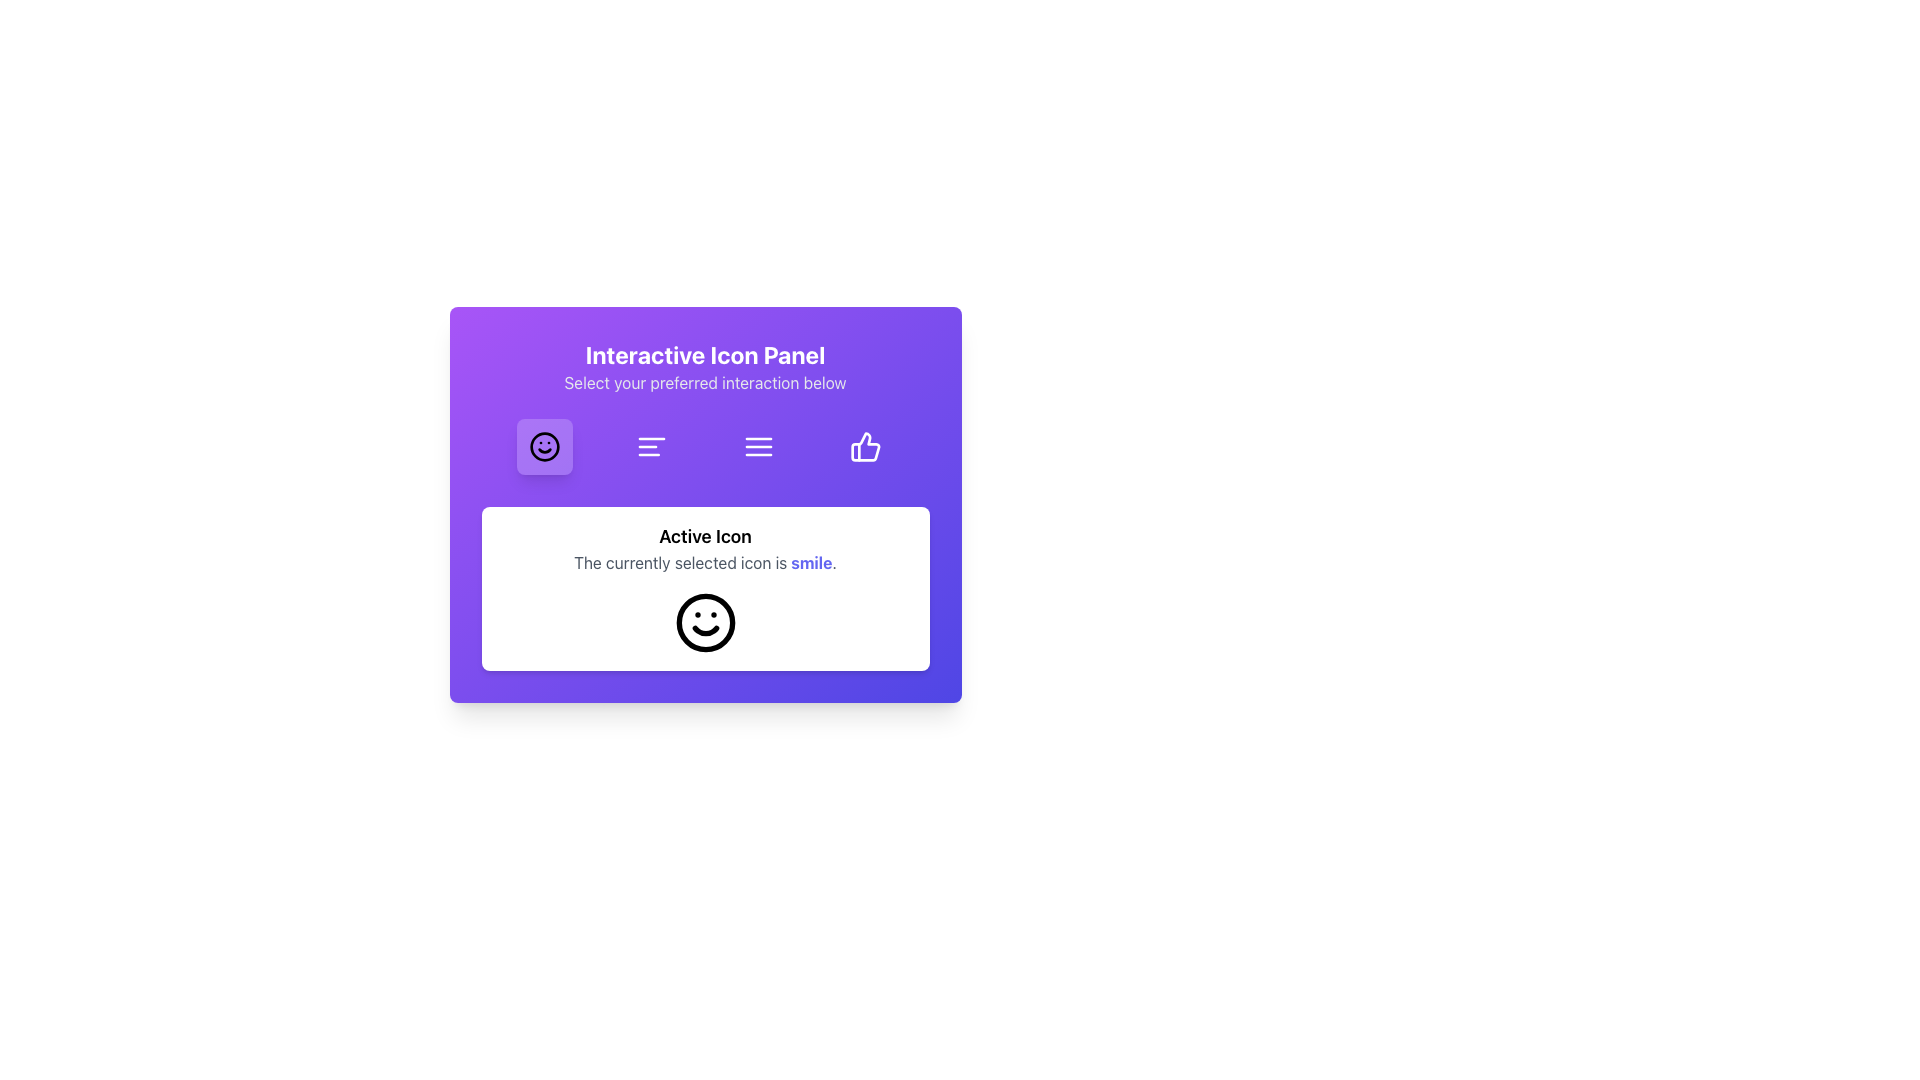 The image size is (1920, 1080). What do you see at coordinates (705, 622) in the screenshot?
I see `the smiley face icon, which is the active icon located below the header 'Interactive Icon Panel' on a purple panel` at bounding box center [705, 622].